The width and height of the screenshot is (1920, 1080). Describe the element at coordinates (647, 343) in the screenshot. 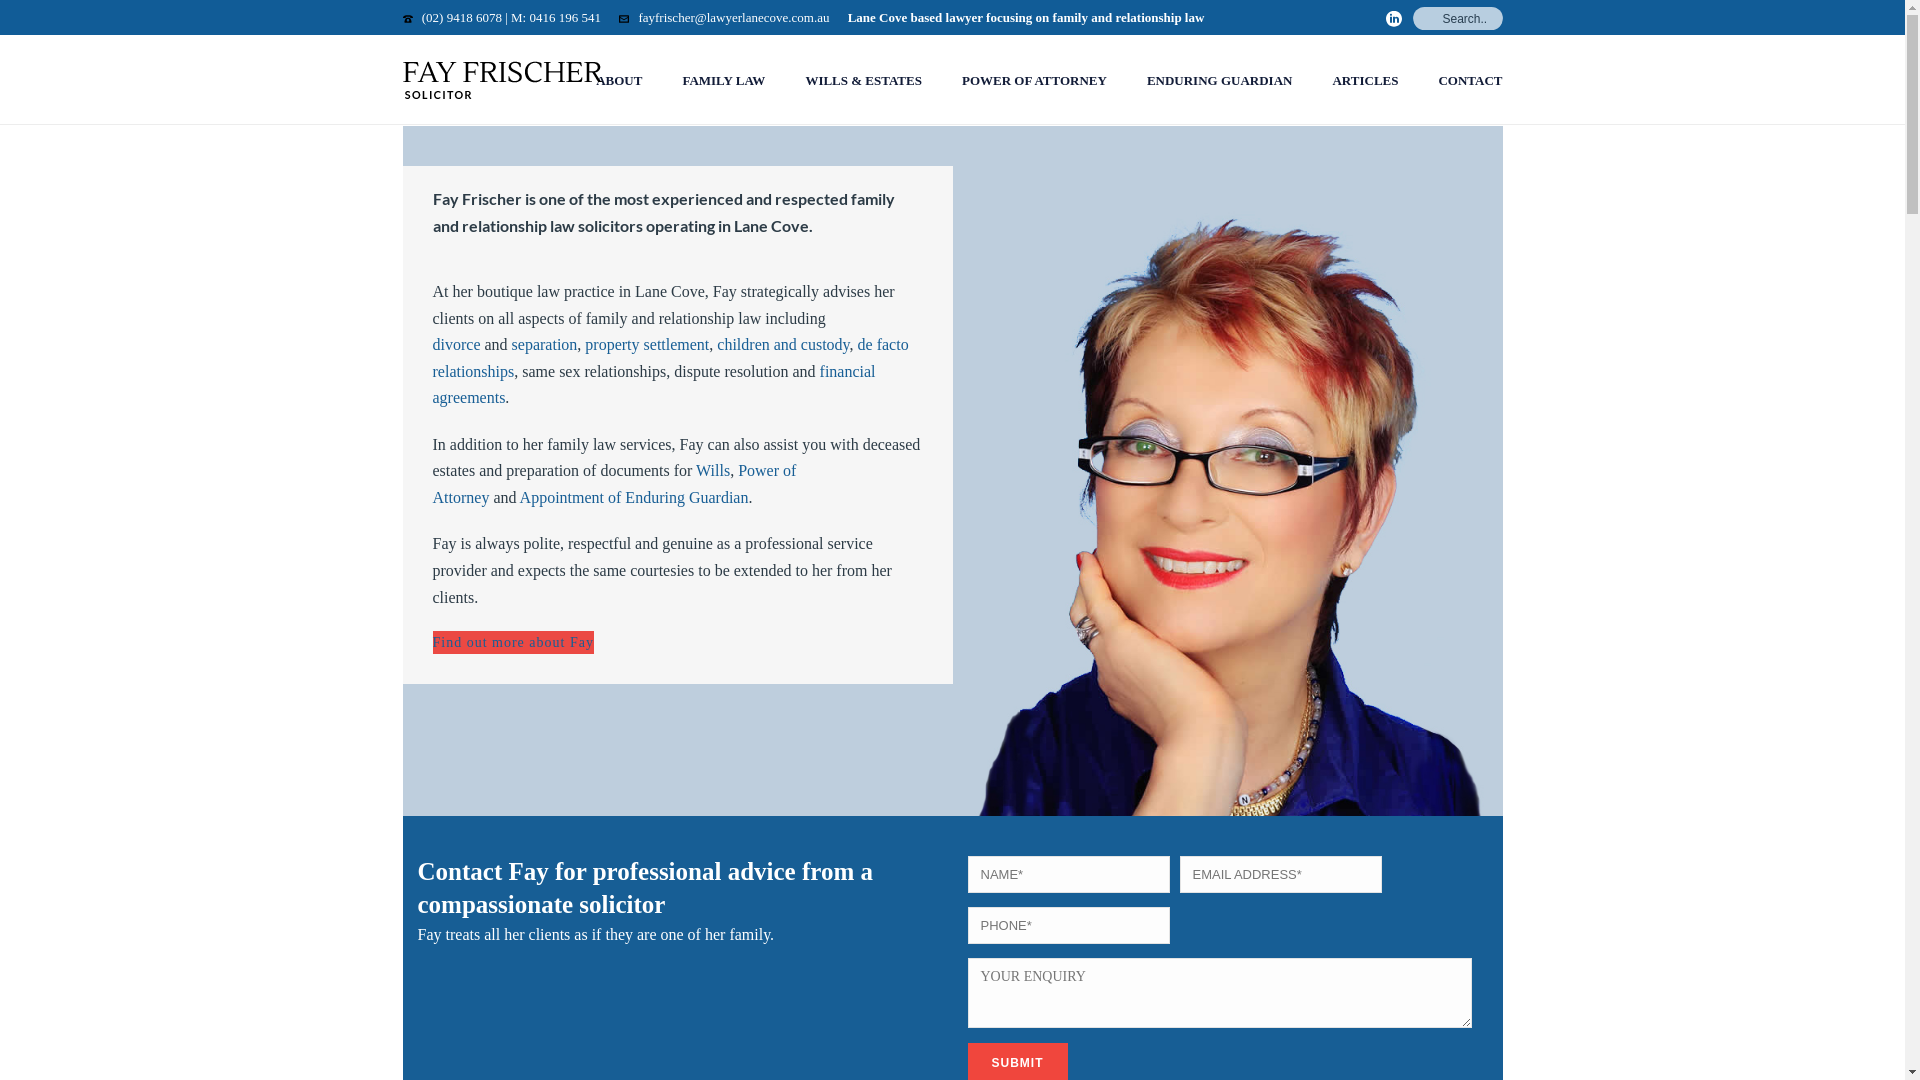

I see `'property settlement'` at that location.